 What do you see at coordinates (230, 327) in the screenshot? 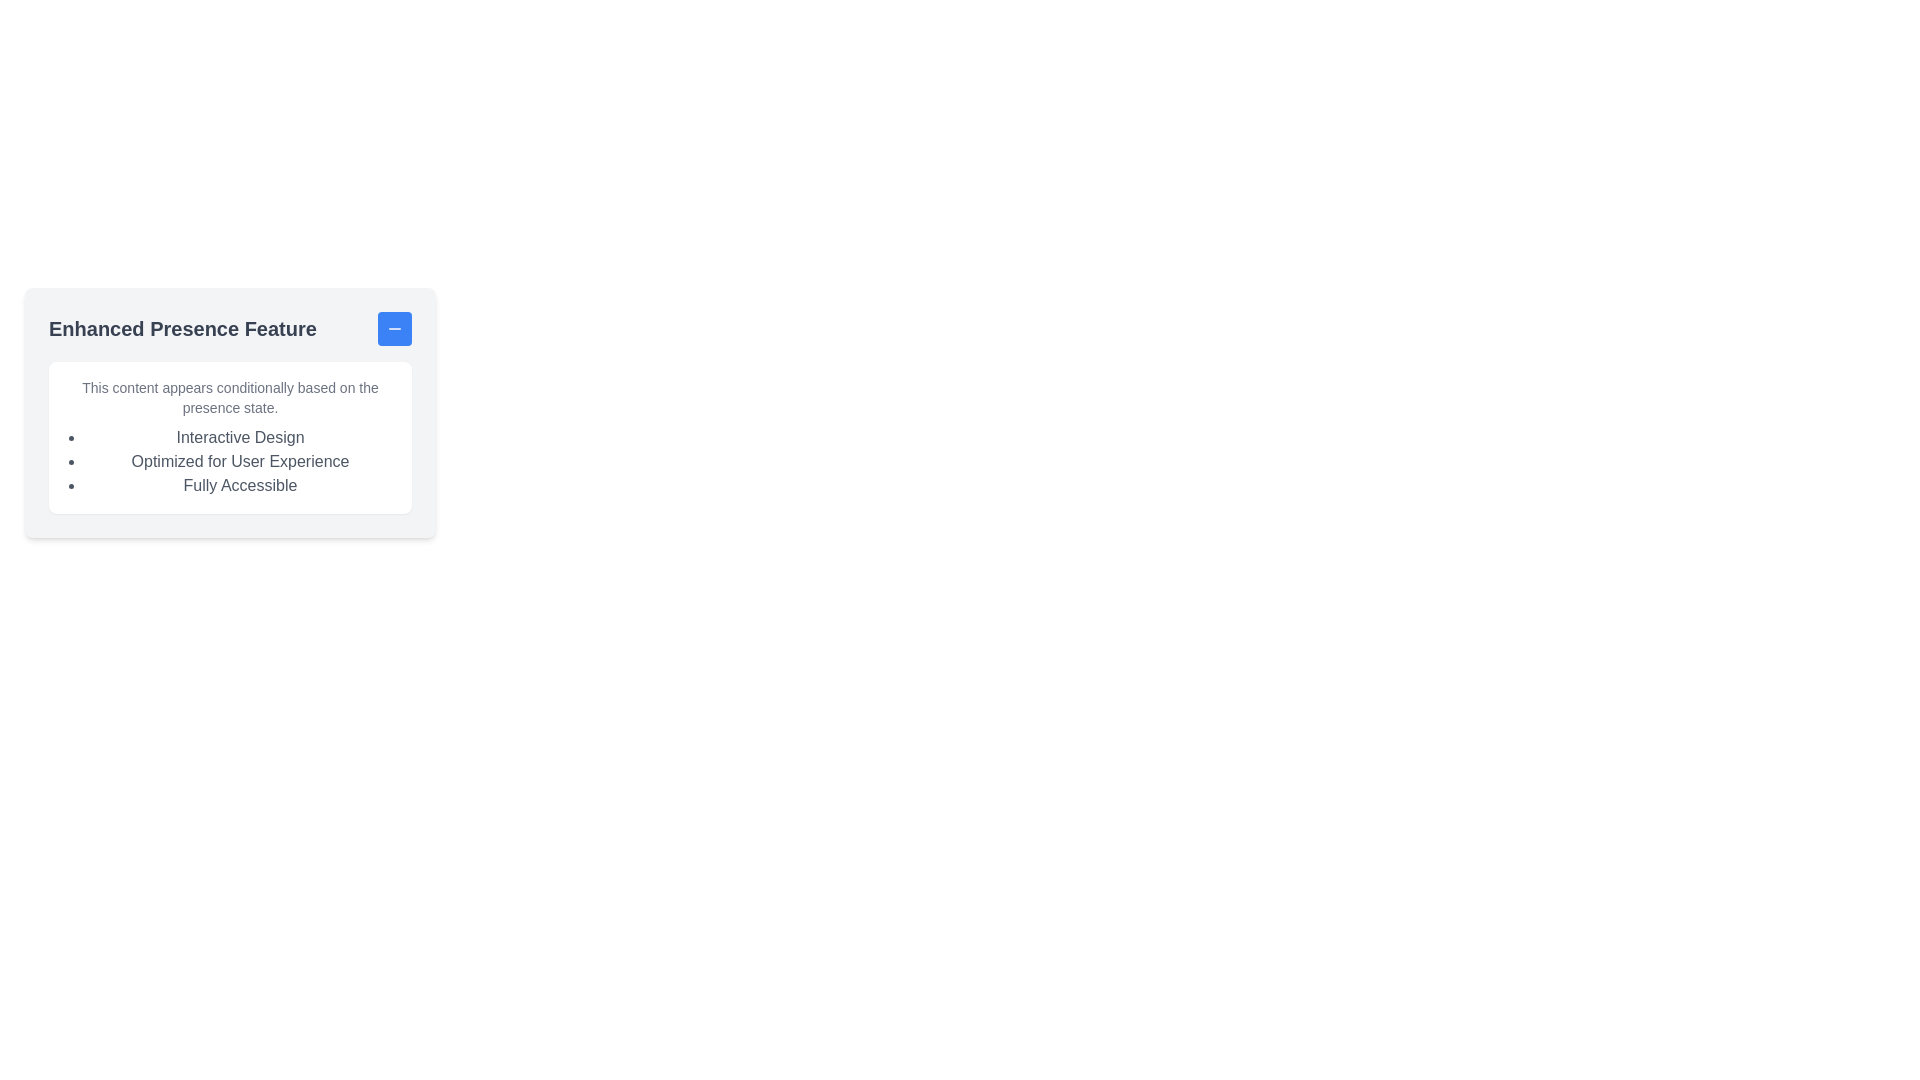
I see `title text 'Enhanced Presence Feature' of the Collapsible Section Header located at the top of a section within a card-like layout` at bounding box center [230, 327].